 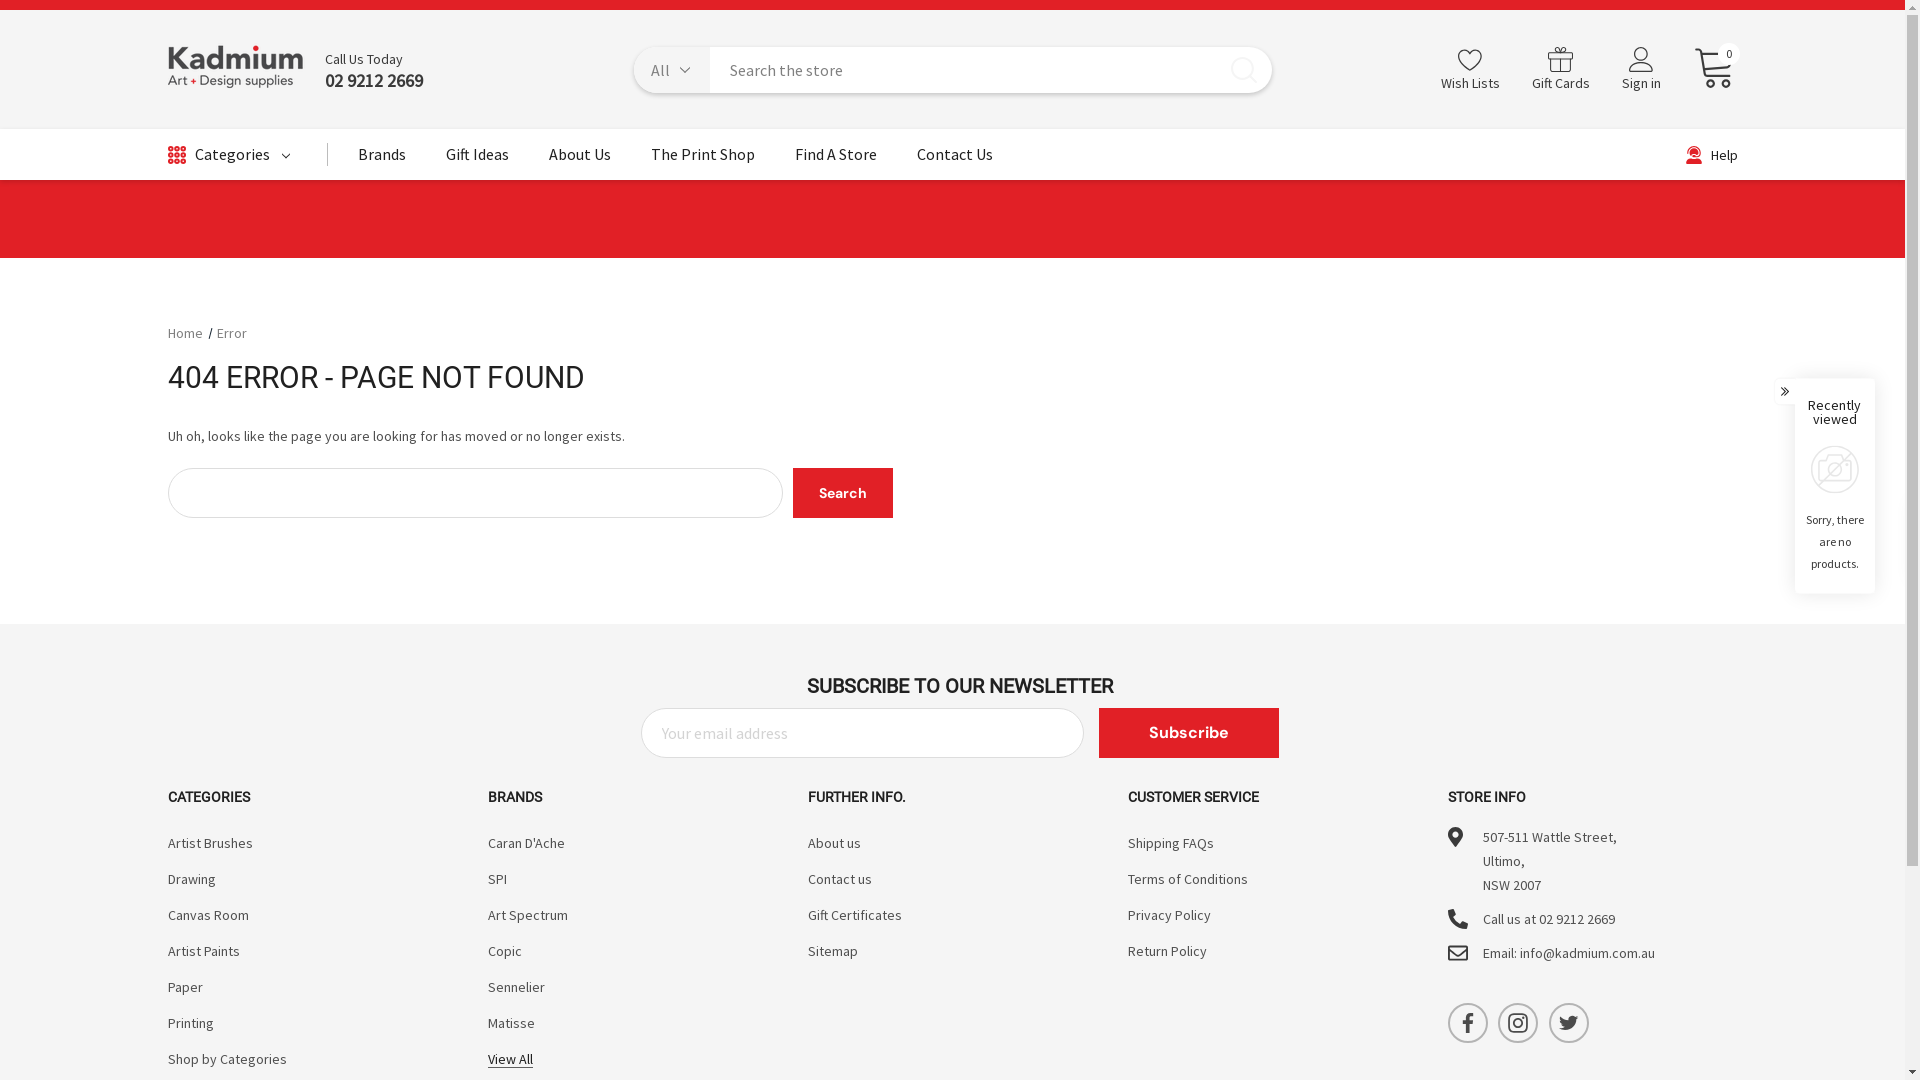 What do you see at coordinates (1517, 1022) in the screenshot?
I see `'Open Instagram in a new tab'` at bounding box center [1517, 1022].